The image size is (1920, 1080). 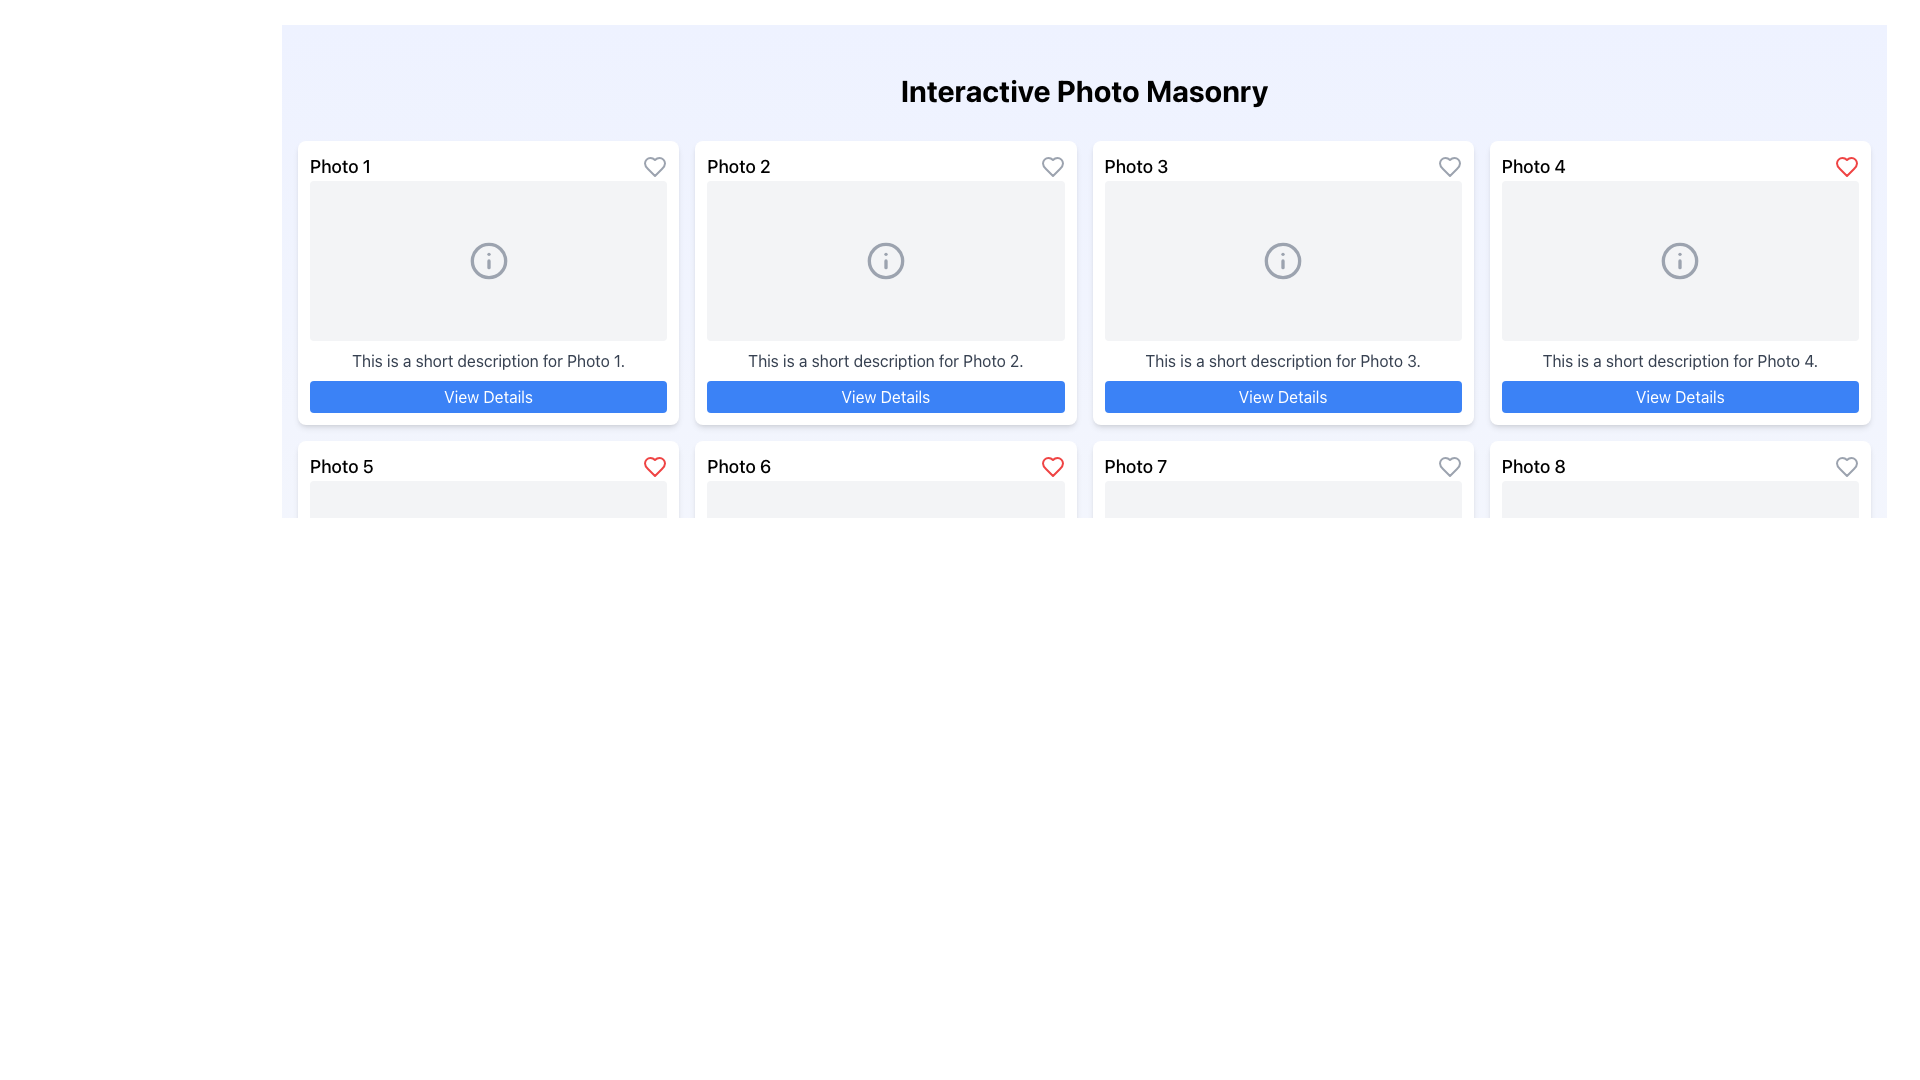 I want to click on the 'like' or 'favorite' button located in the bottom-right corner of the 'Photo 6' card, so click(x=1051, y=466).